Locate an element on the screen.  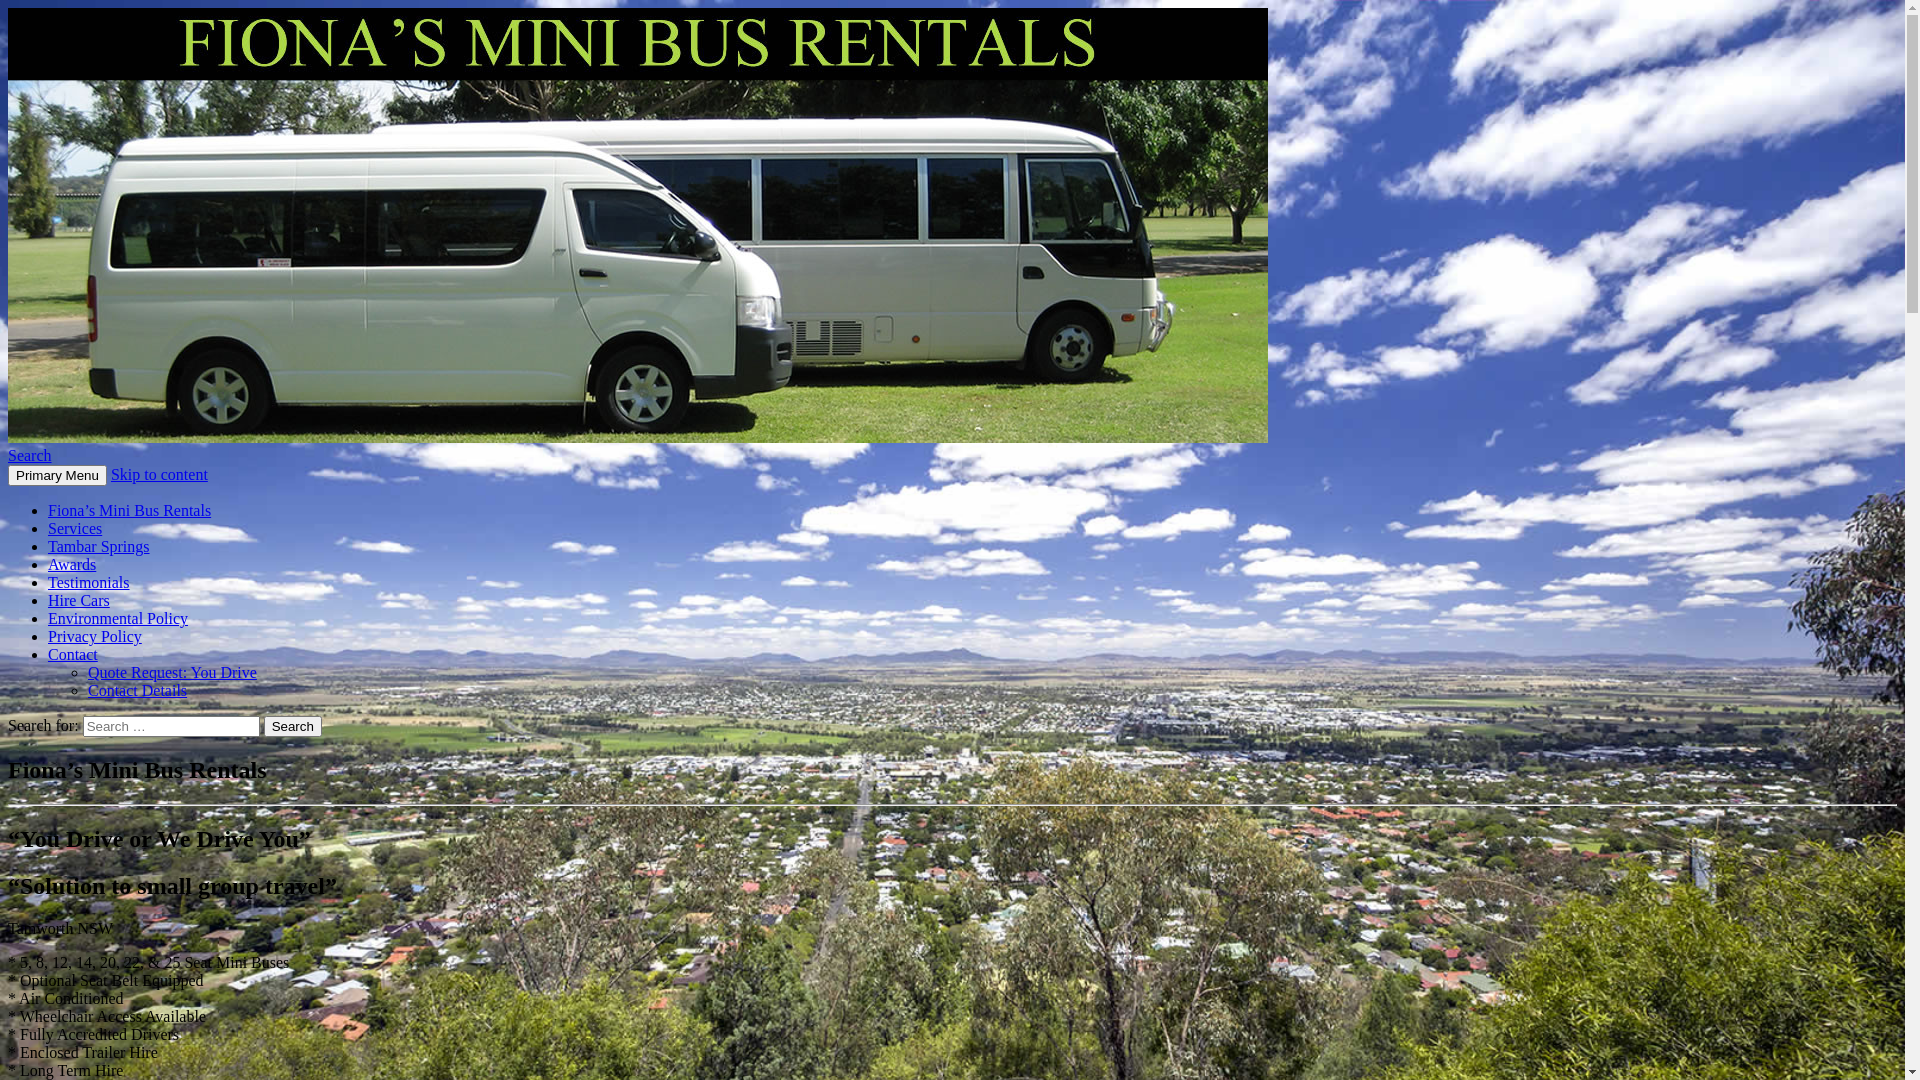
'Quote Request: You Drive' is located at coordinates (172, 672).